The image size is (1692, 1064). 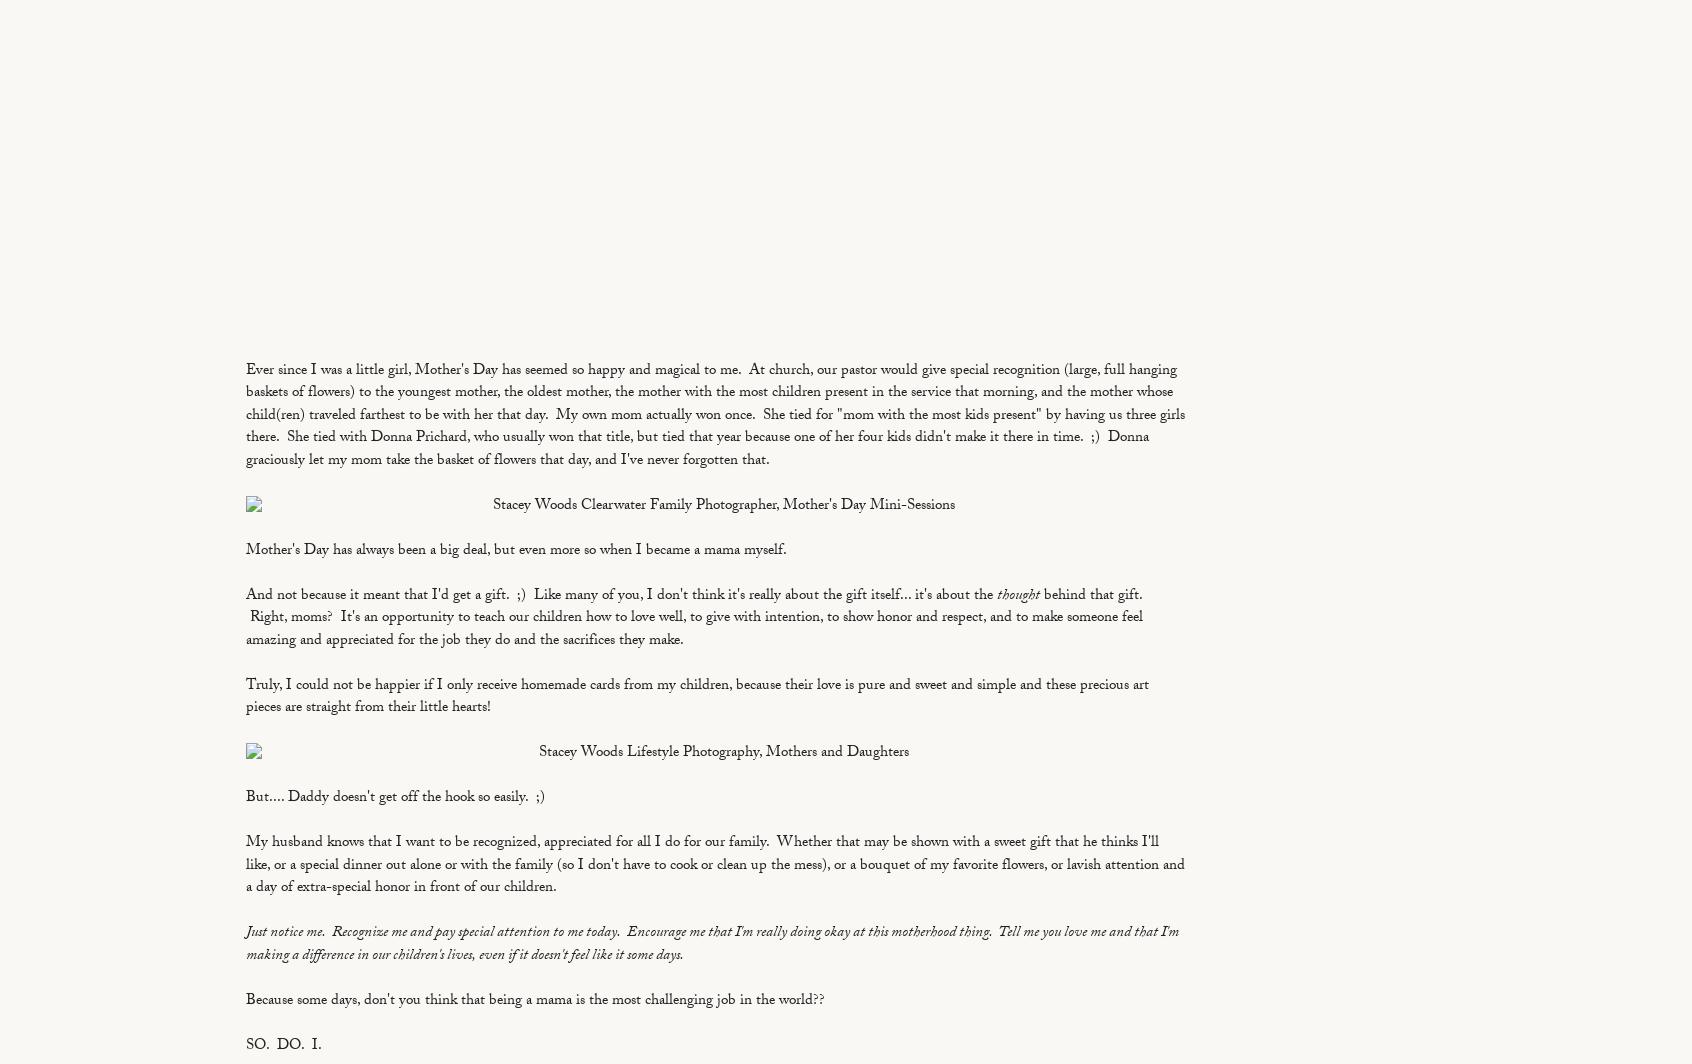 I want to click on 'Ever since I was a little girl, Mother's Day has seemed so happy and magical to me.  At church, our pastor would give special recognition (large, full hanging baskets of flowers) to the youngest mother, the oldest mother, the mother with the most children present in the service that morning, and the mother whose child(ren) traveled farthest to be with her that day.  My own mom actually won once.  She tied for "mom with the most kids present" by having us three girls there.  She tied with Donna Prichard, who usually won that title, but tied that year because one of her four kids didn't make it there in time.  ;)  Donna graciously let my mom take the basket of flowers that day, and I've never forgotten that.', so click(x=714, y=416).